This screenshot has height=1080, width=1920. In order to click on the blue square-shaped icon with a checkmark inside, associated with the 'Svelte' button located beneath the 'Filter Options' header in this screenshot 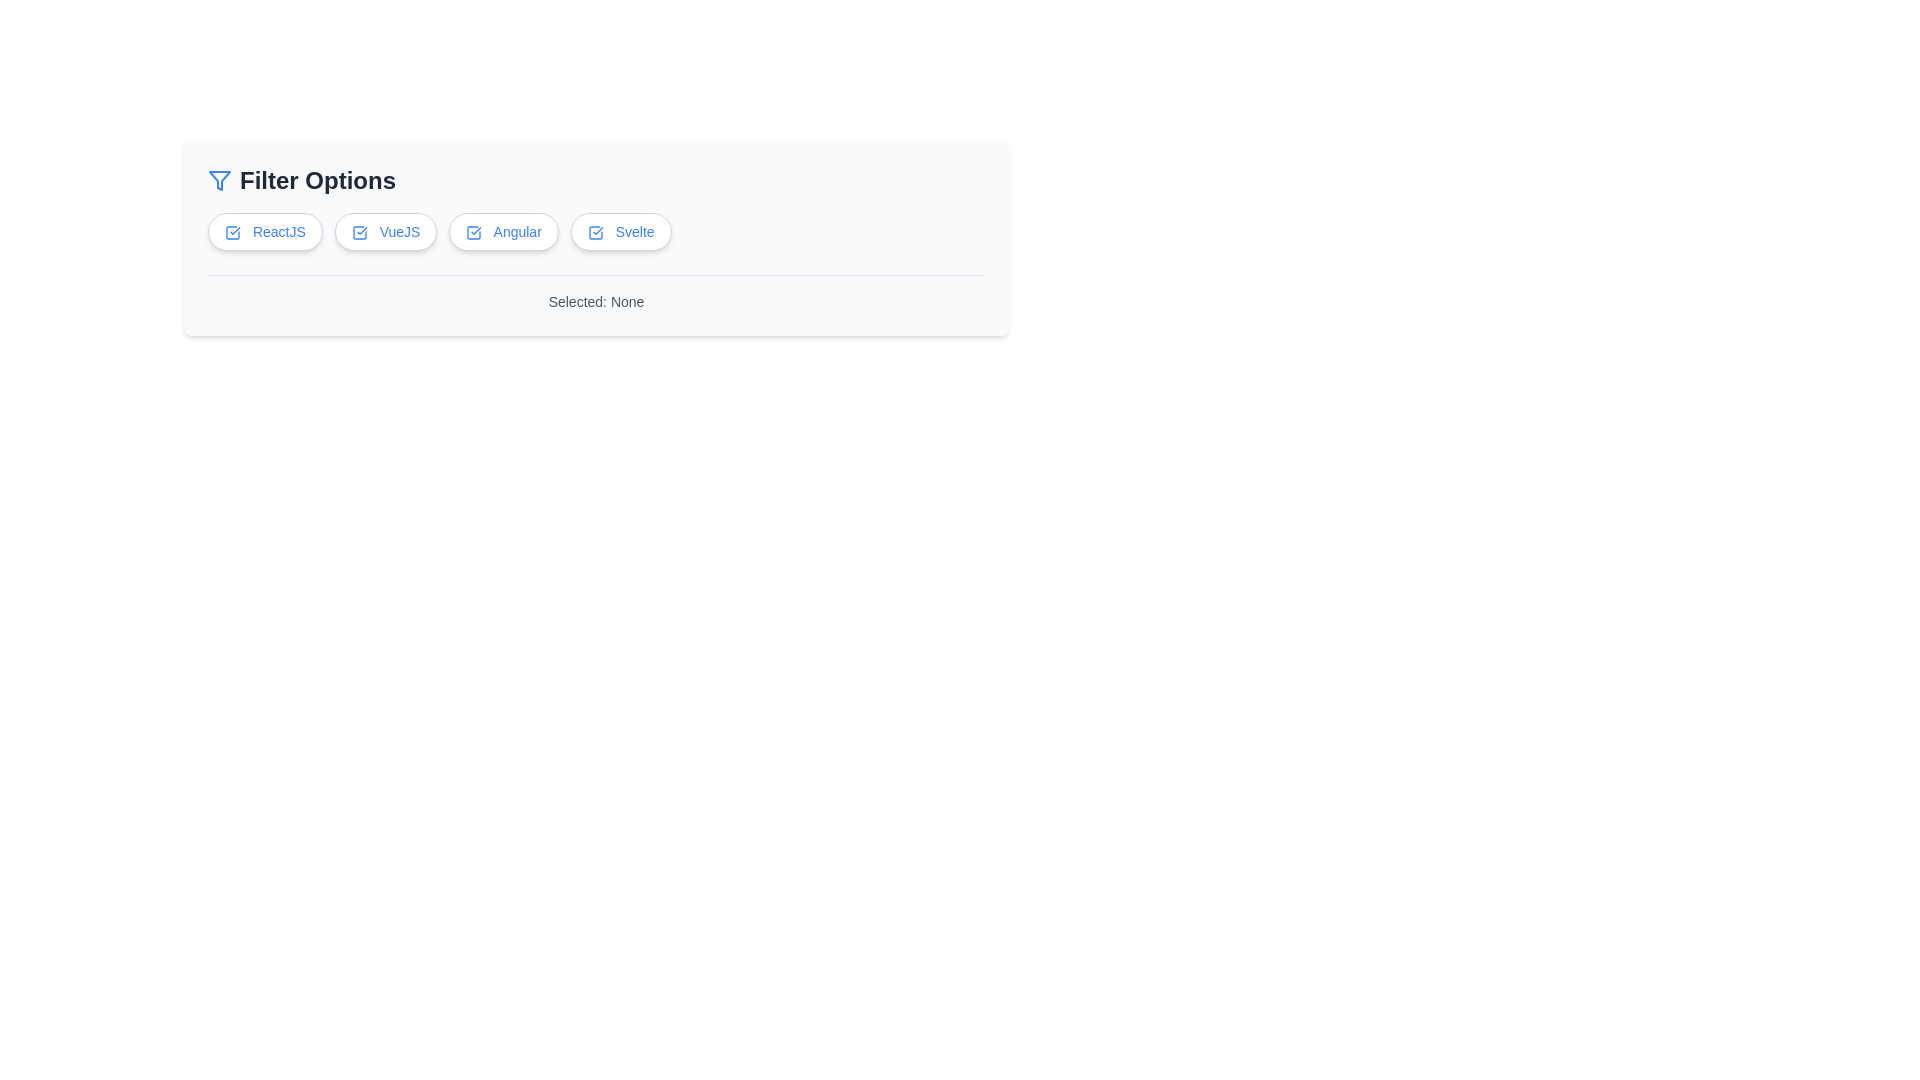, I will do `click(594, 232)`.